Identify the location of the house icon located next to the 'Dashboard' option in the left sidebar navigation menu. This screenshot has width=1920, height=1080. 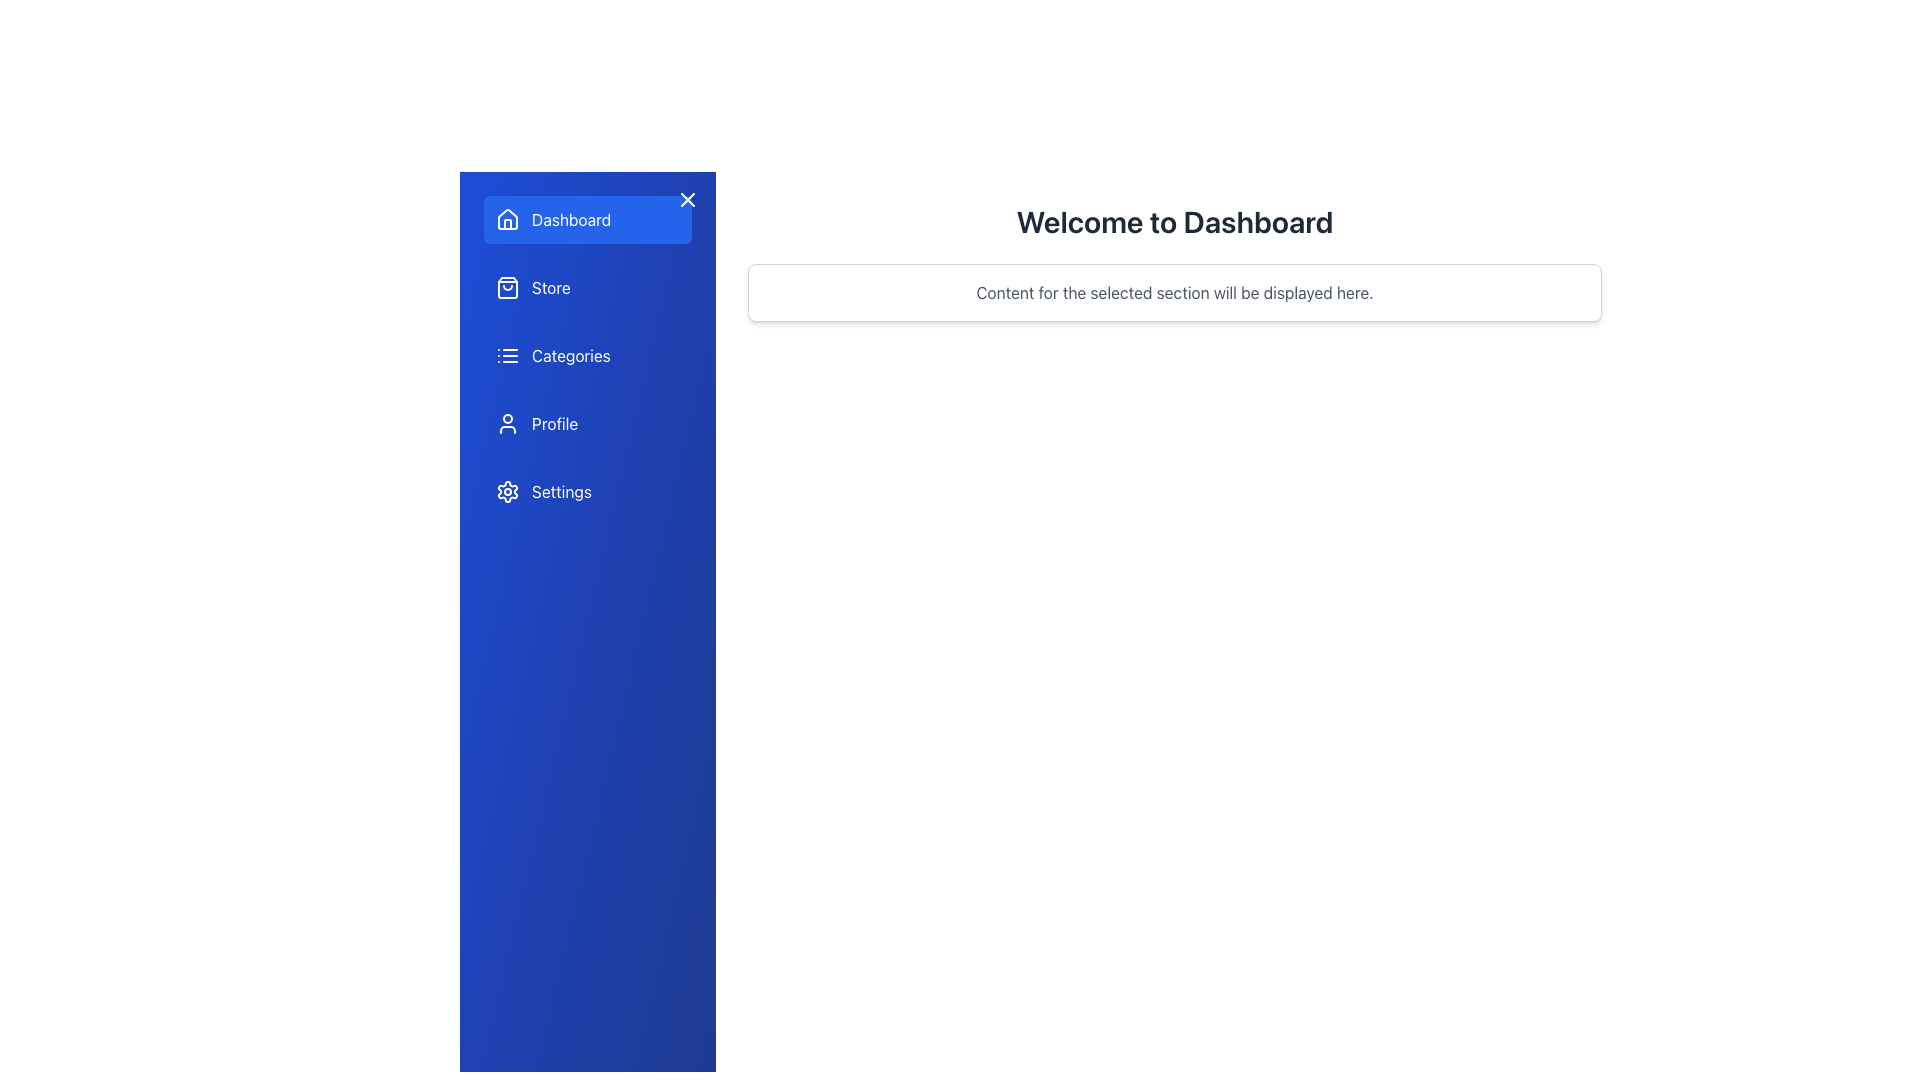
(508, 219).